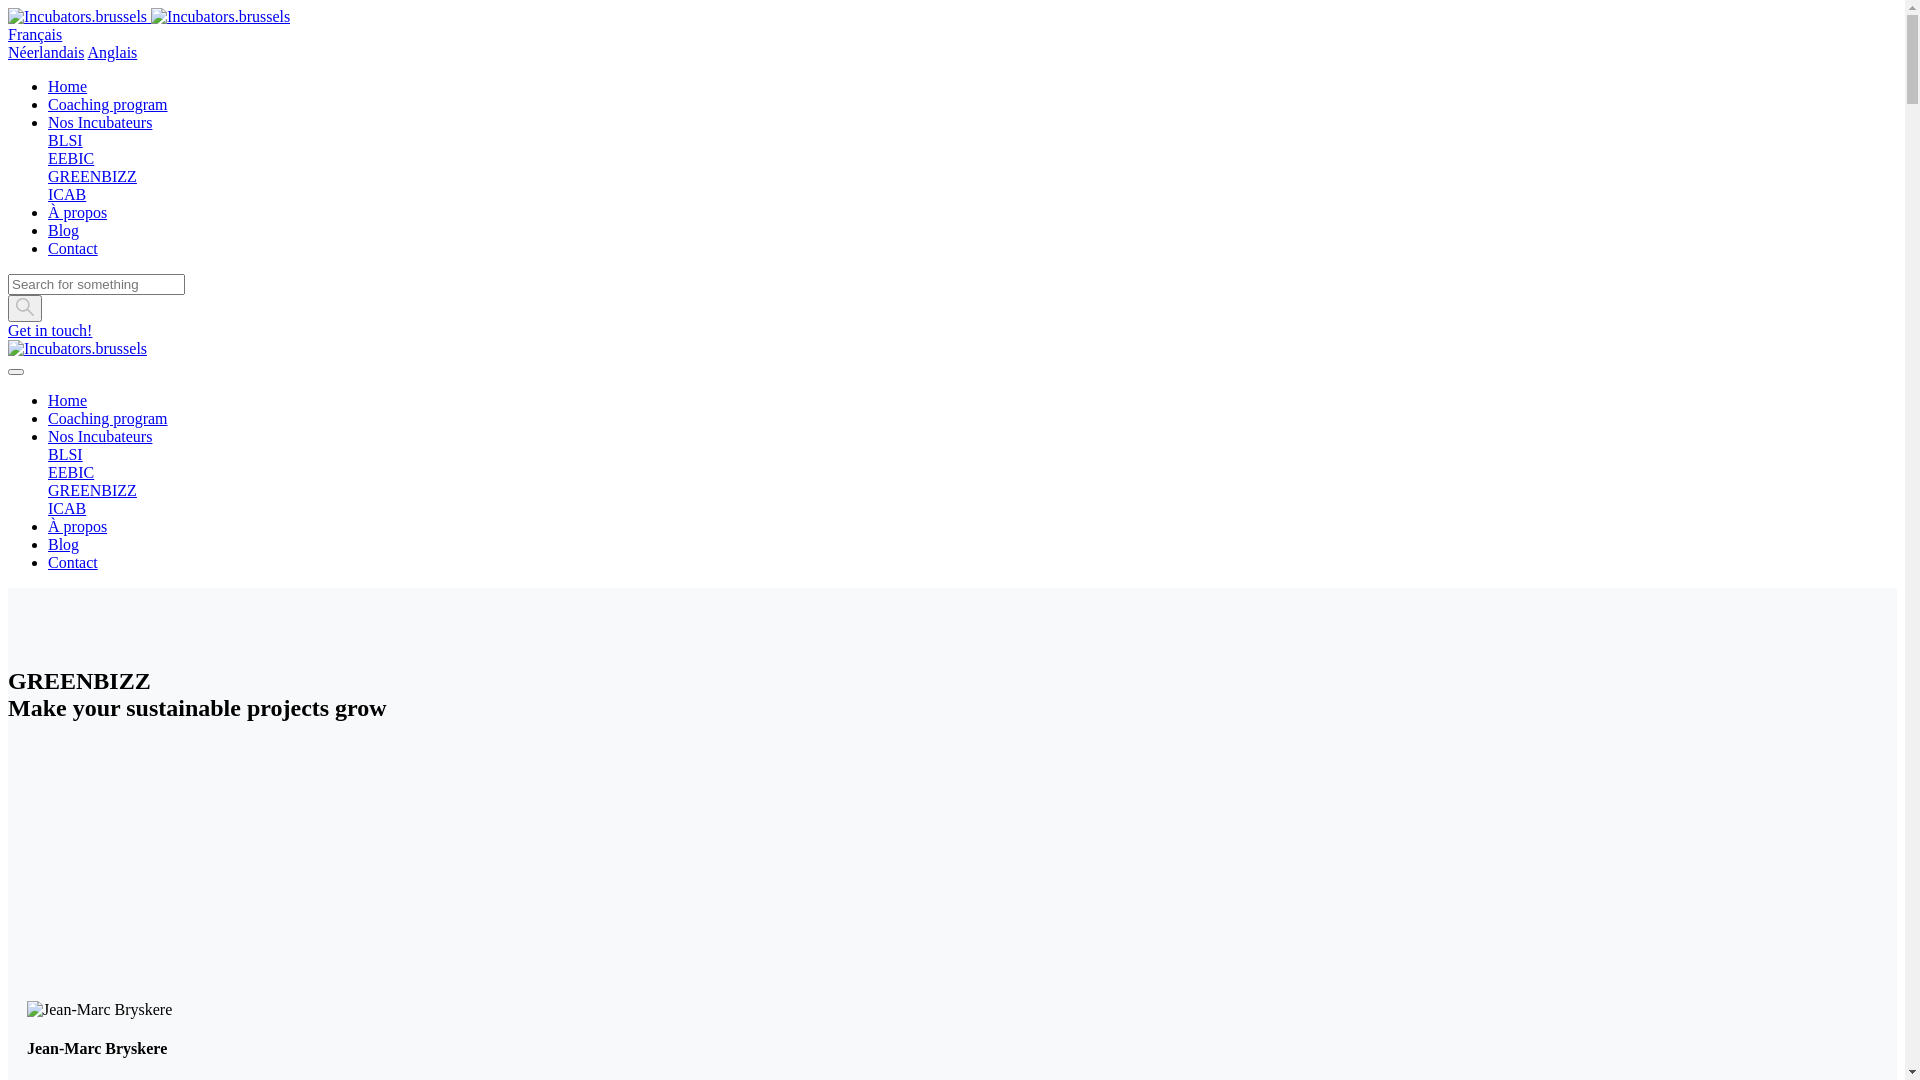 This screenshot has width=1920, height=1080. What do you see at coordinates (48, 544) in the screenshot?
I see `'Blog'` at bounding box center [48, 544].